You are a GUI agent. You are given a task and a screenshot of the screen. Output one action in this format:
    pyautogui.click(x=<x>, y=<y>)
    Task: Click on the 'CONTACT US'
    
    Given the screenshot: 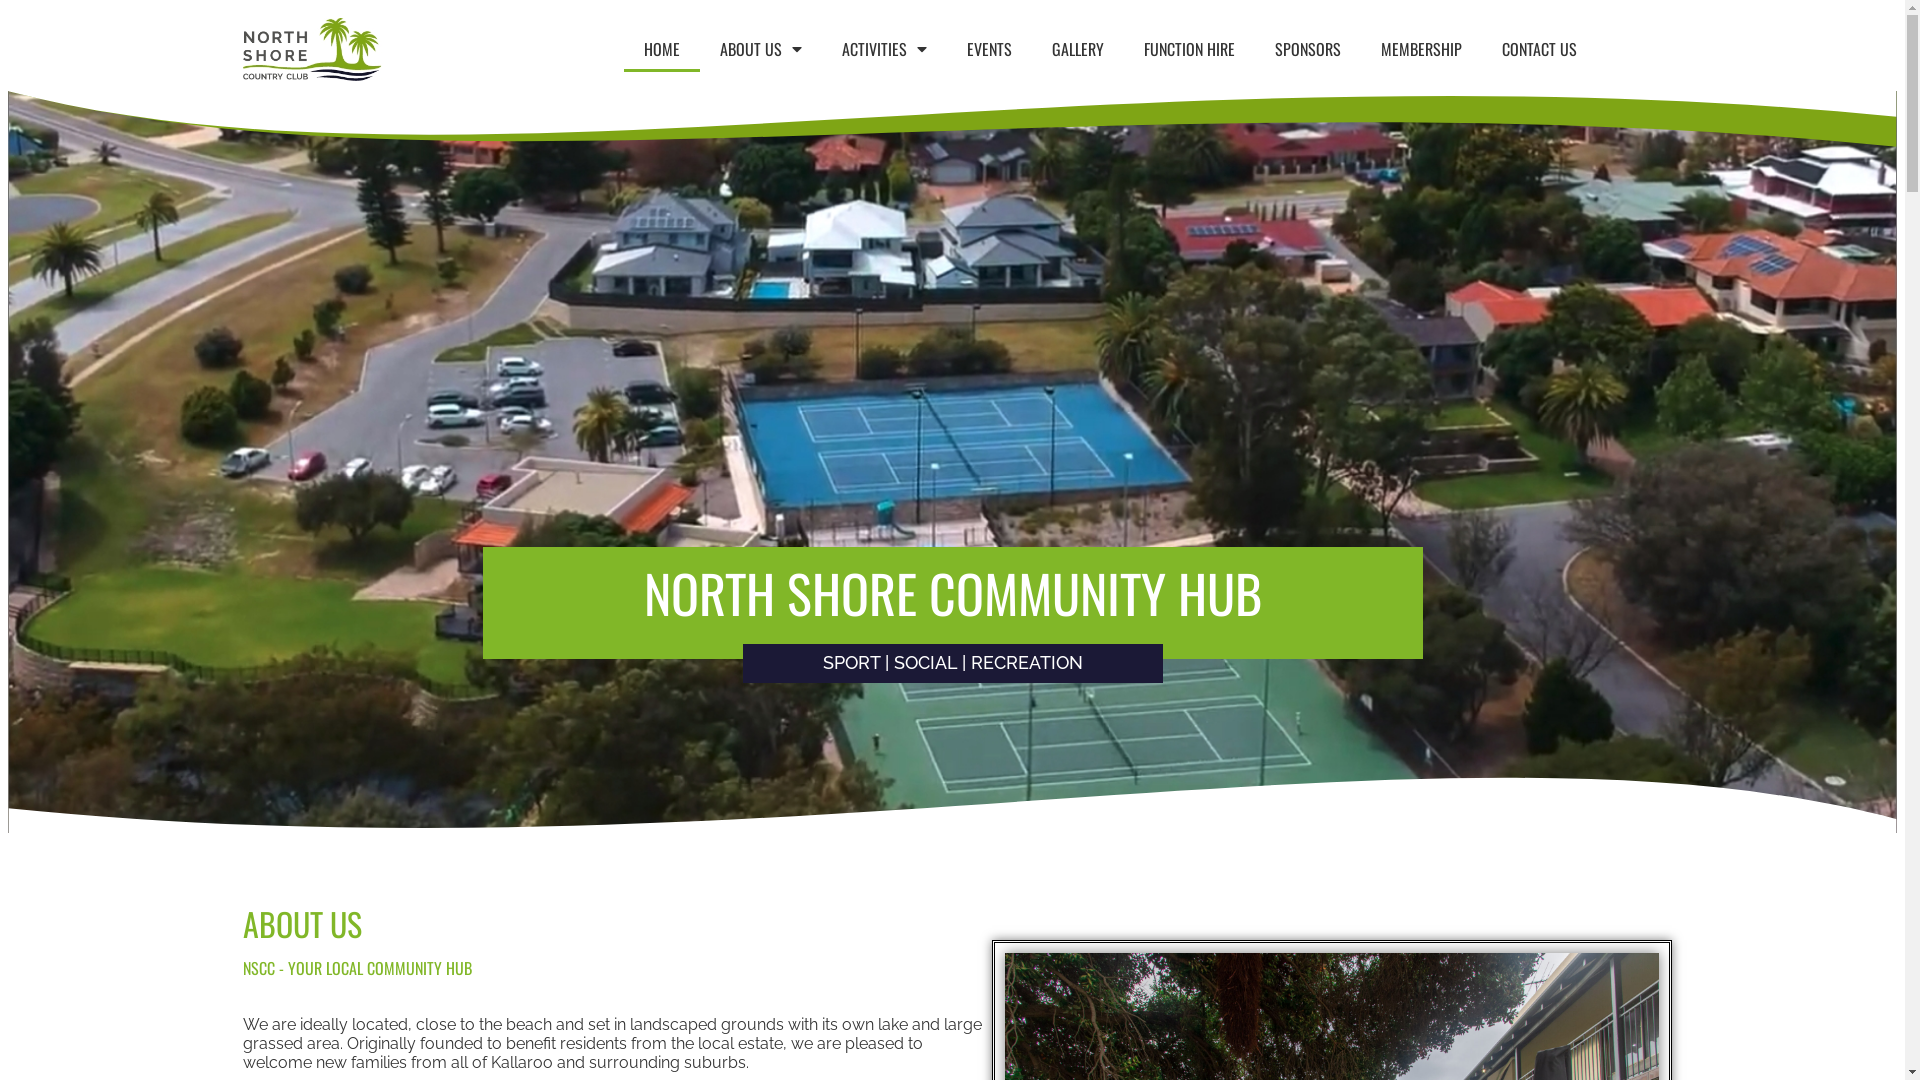 What is the action you would take?
    pyautogui.click(x=1538, y=48)
    